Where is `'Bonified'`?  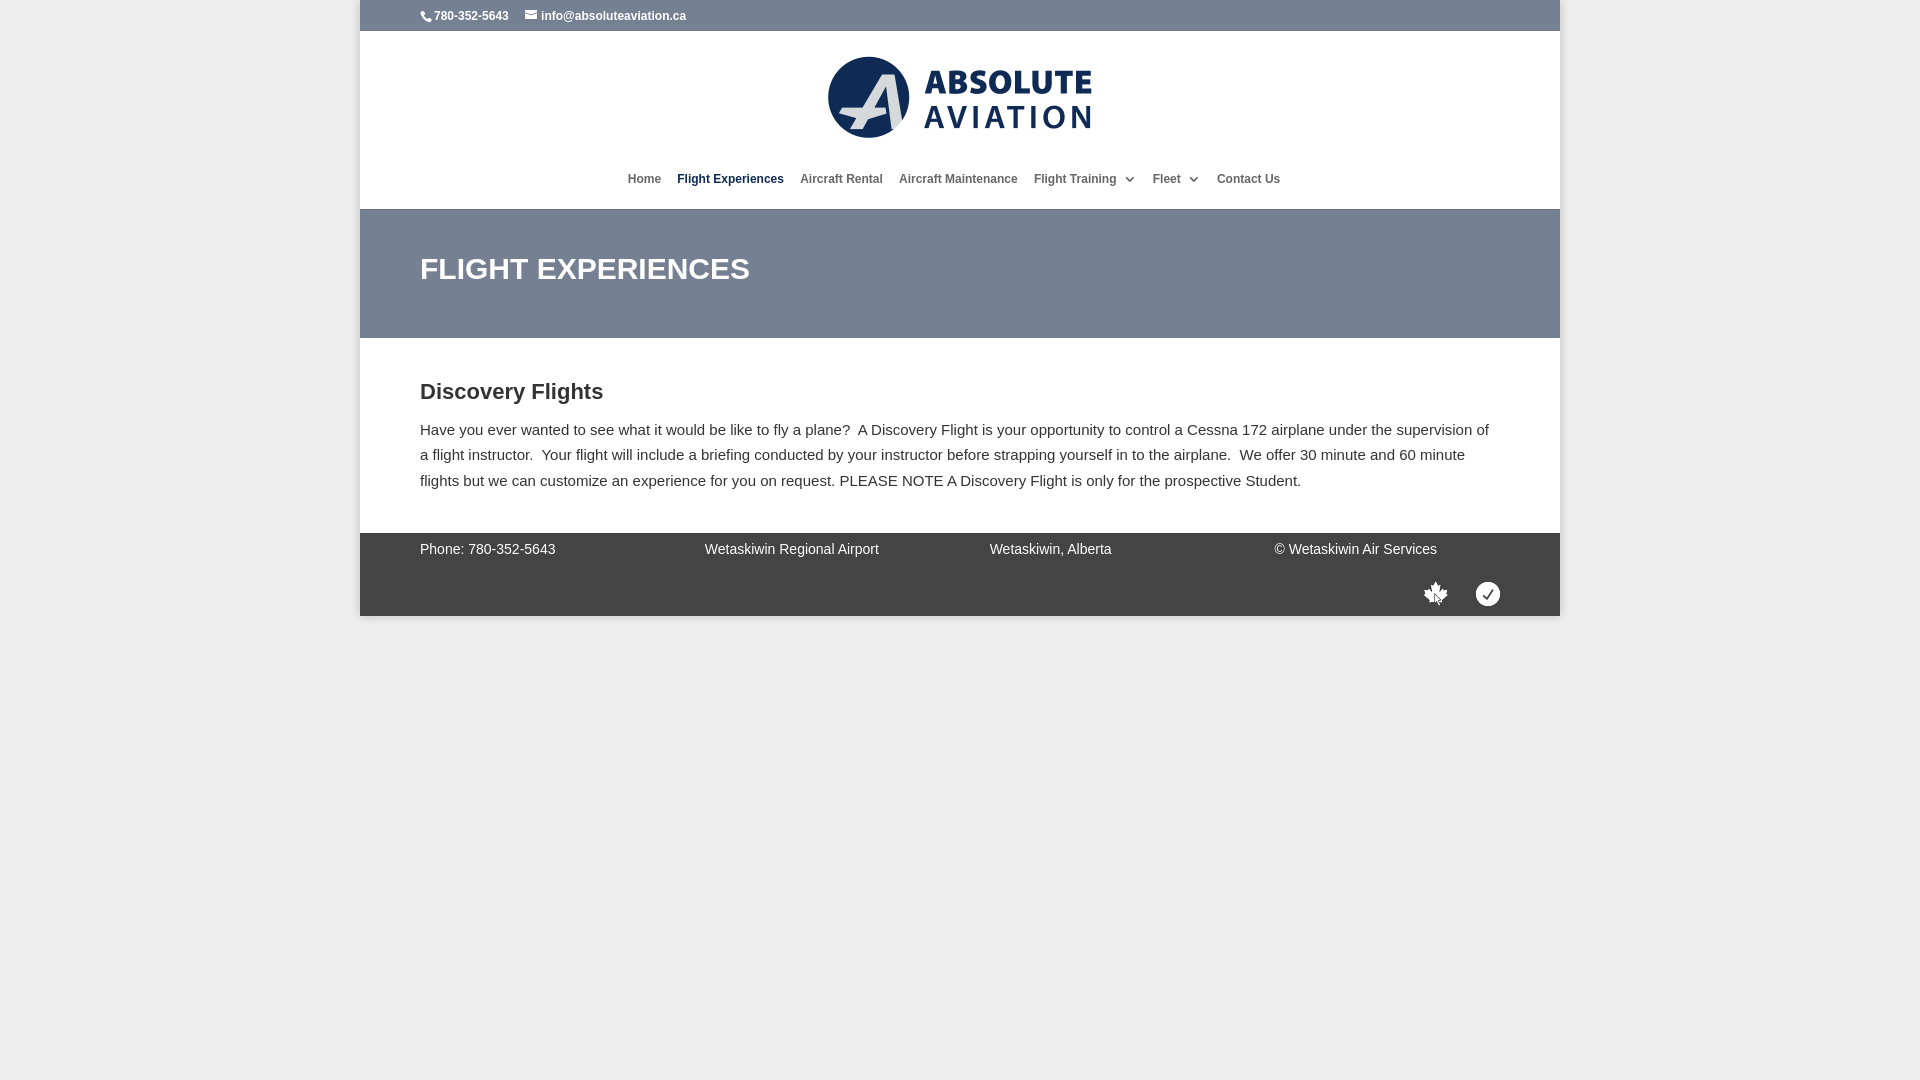 'Bonified' is located at coordinates (1488, 594).